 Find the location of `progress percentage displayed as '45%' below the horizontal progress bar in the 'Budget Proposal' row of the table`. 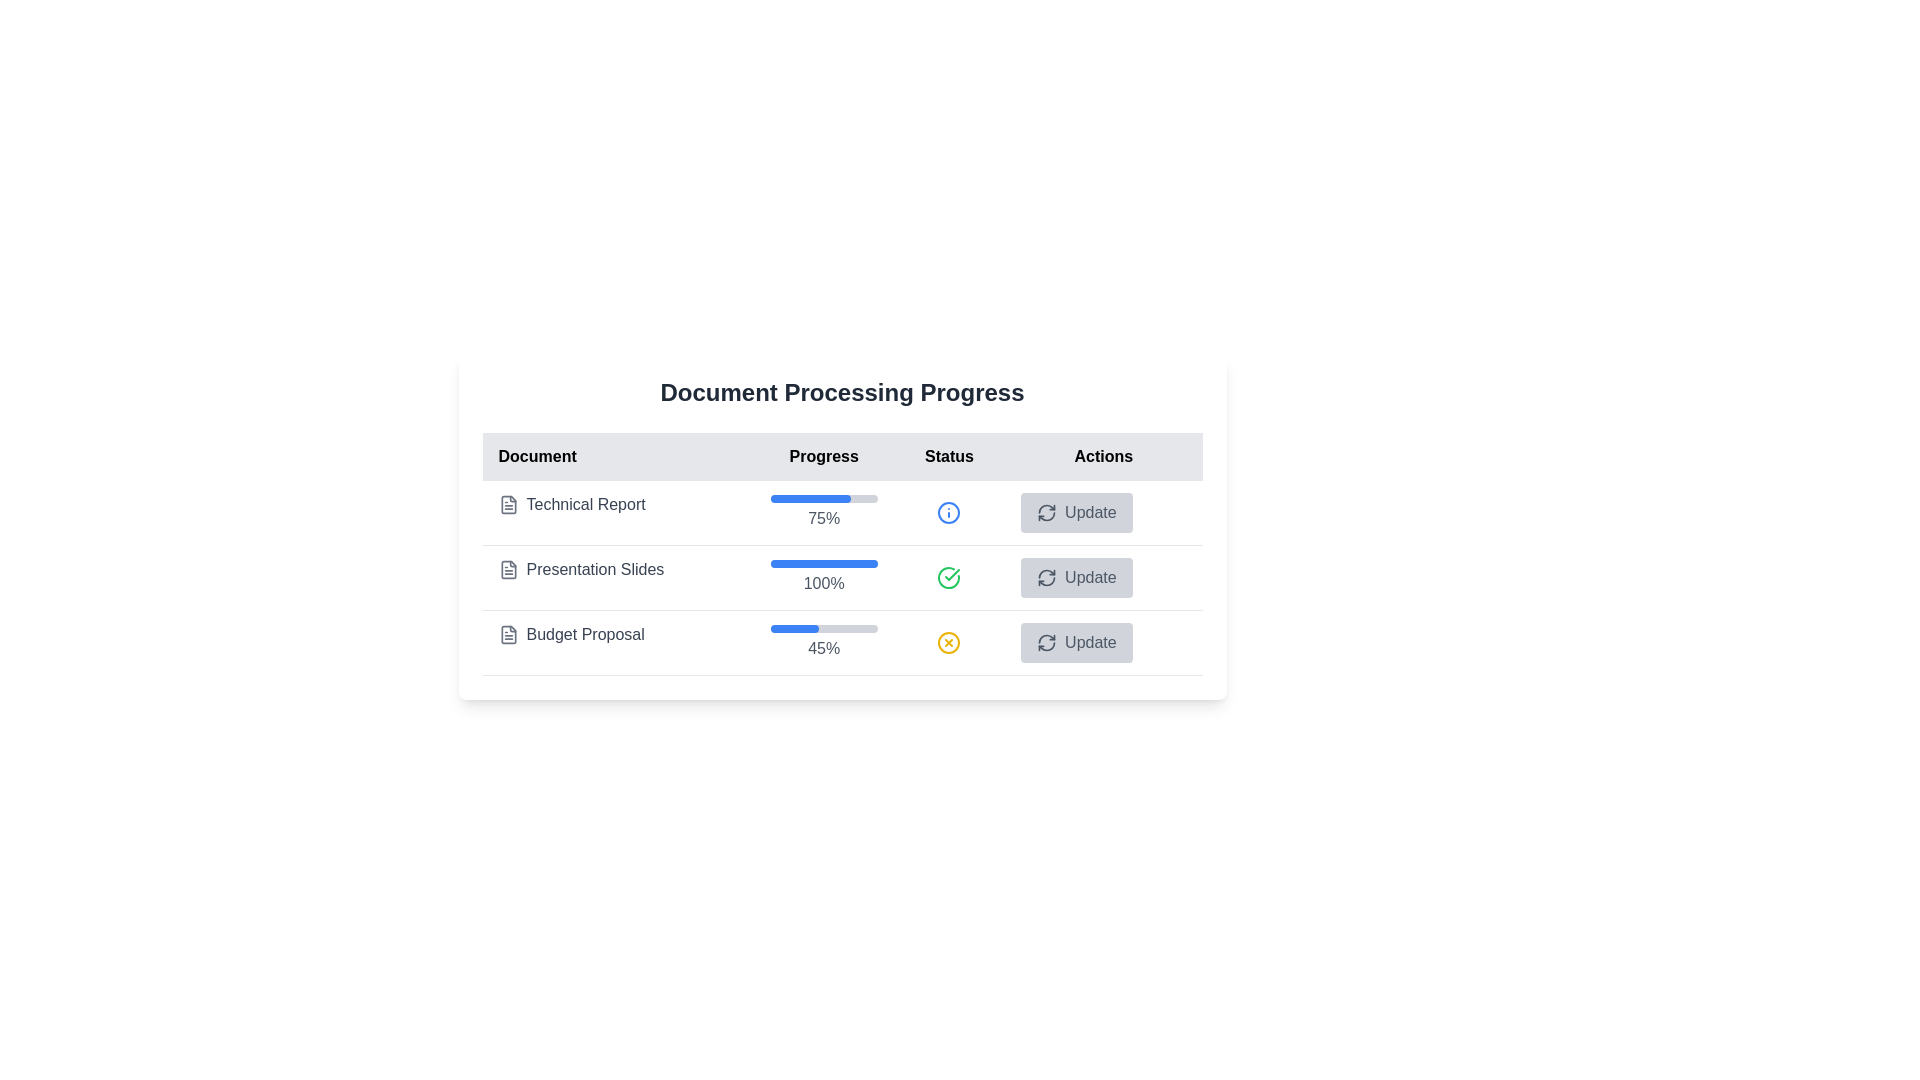

progress percentage displayed as '45%' below the horizontal progress bar in the 'Budget Proposal' row of the table is located at coordinates (824, 643).